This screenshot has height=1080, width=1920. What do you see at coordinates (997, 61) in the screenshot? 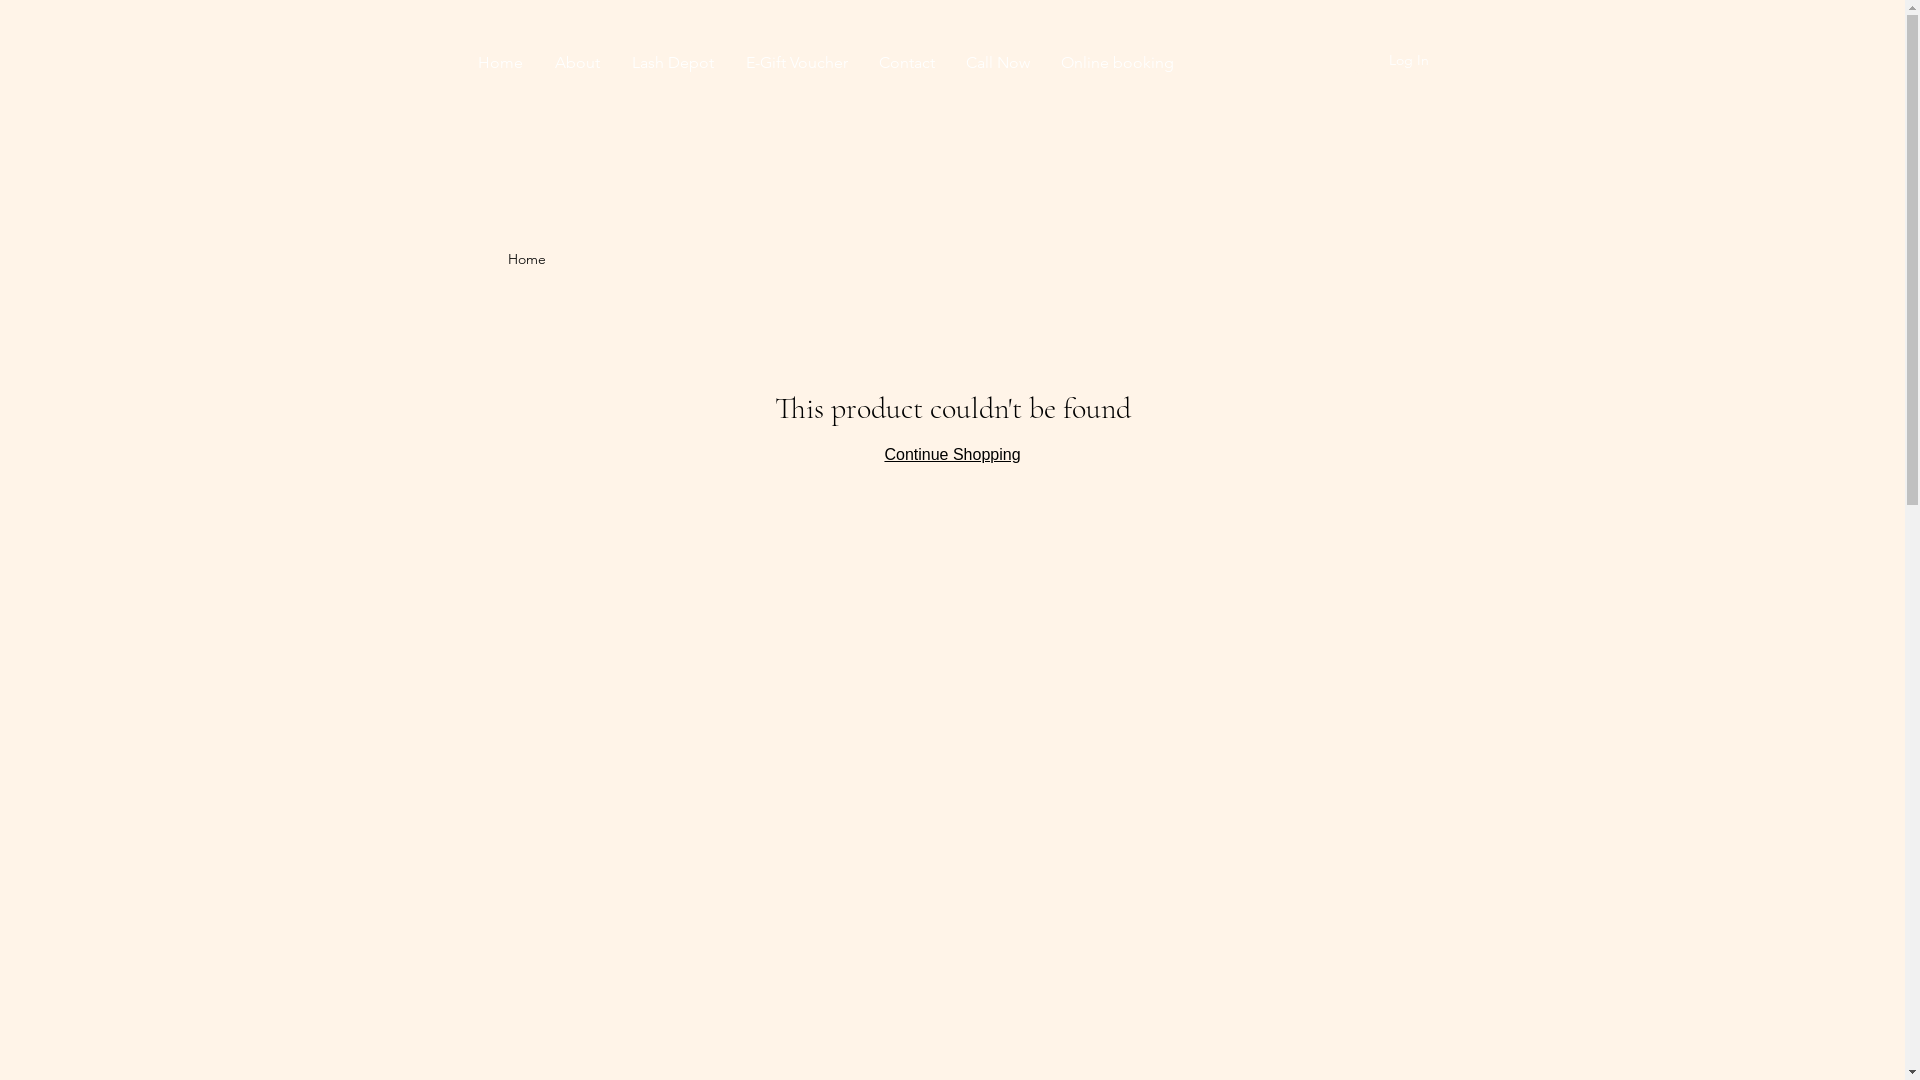
I see `'Call Now'` at bounding box center [997, 61].